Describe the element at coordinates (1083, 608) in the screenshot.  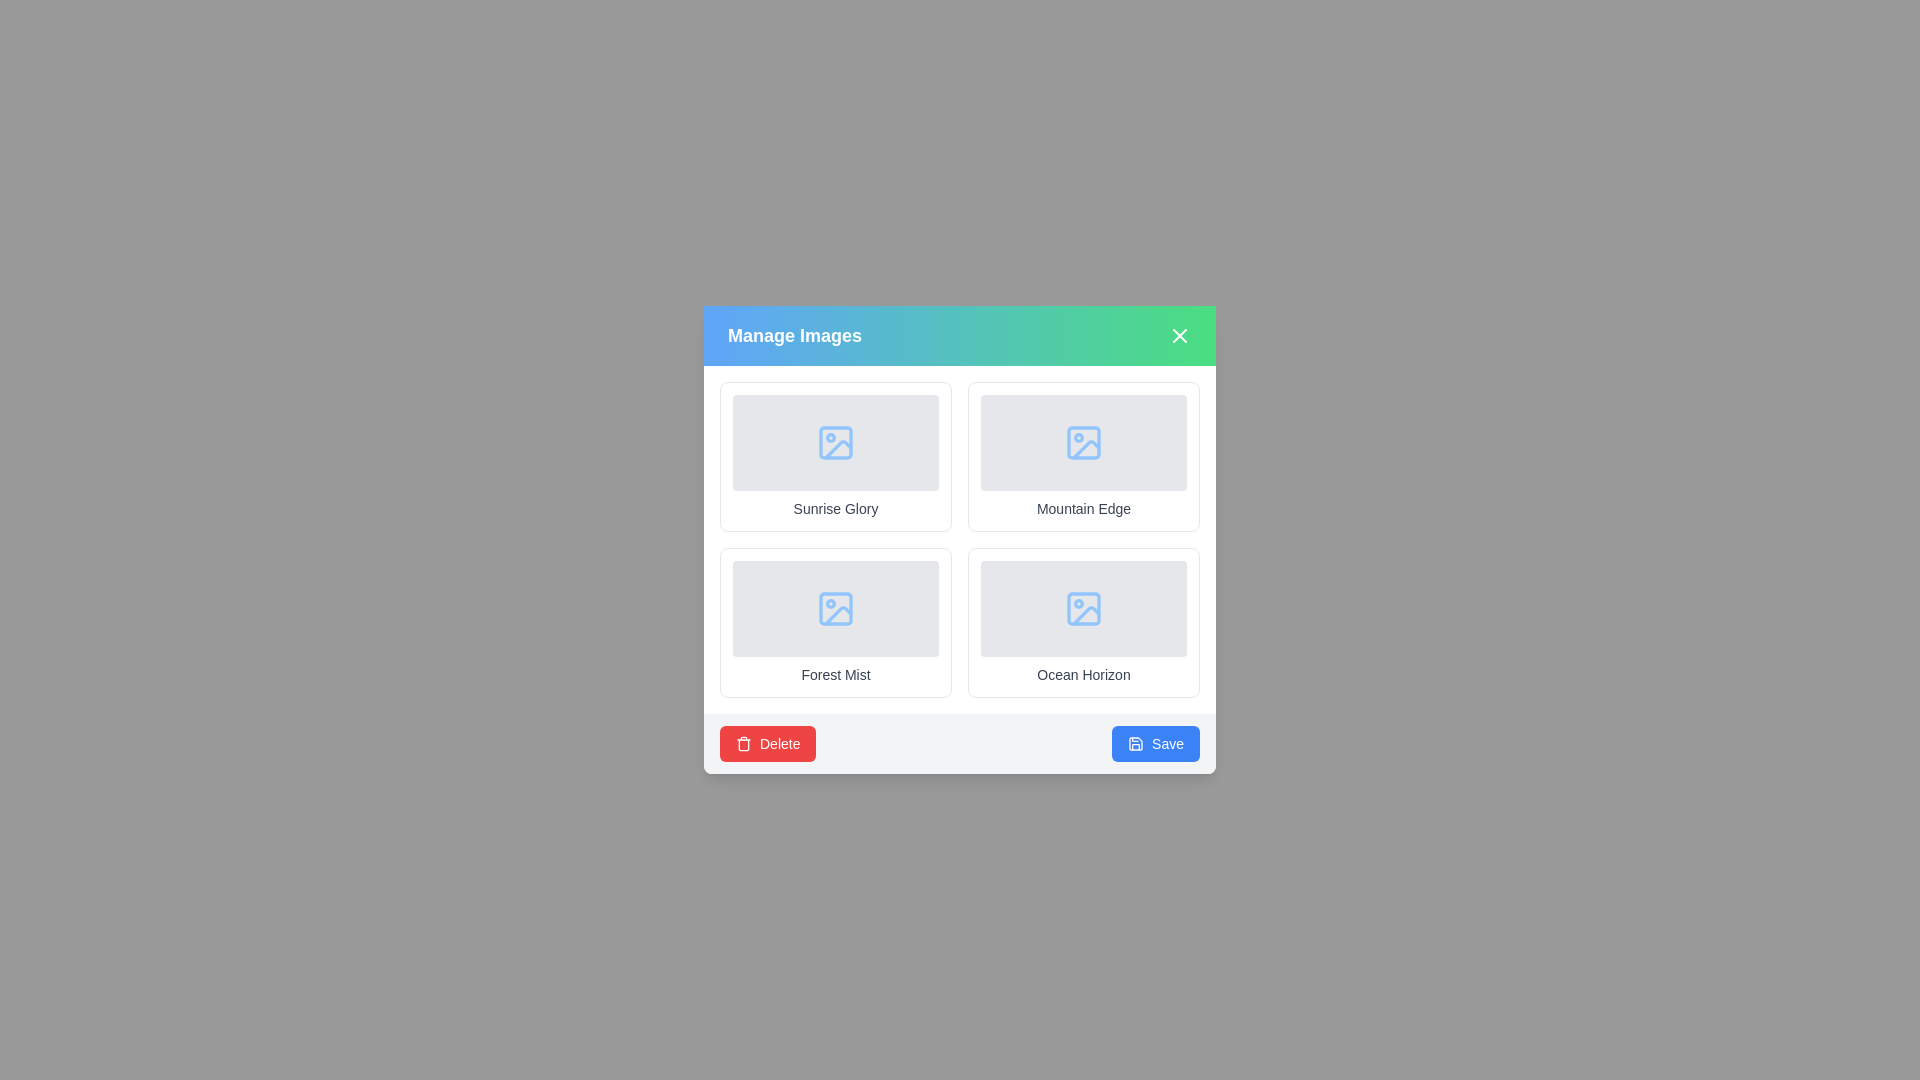
I see `the 'Ocean Horizon' icon located in the lower-right tile of the 2x2 grid layout within the modal dialog` at that location.